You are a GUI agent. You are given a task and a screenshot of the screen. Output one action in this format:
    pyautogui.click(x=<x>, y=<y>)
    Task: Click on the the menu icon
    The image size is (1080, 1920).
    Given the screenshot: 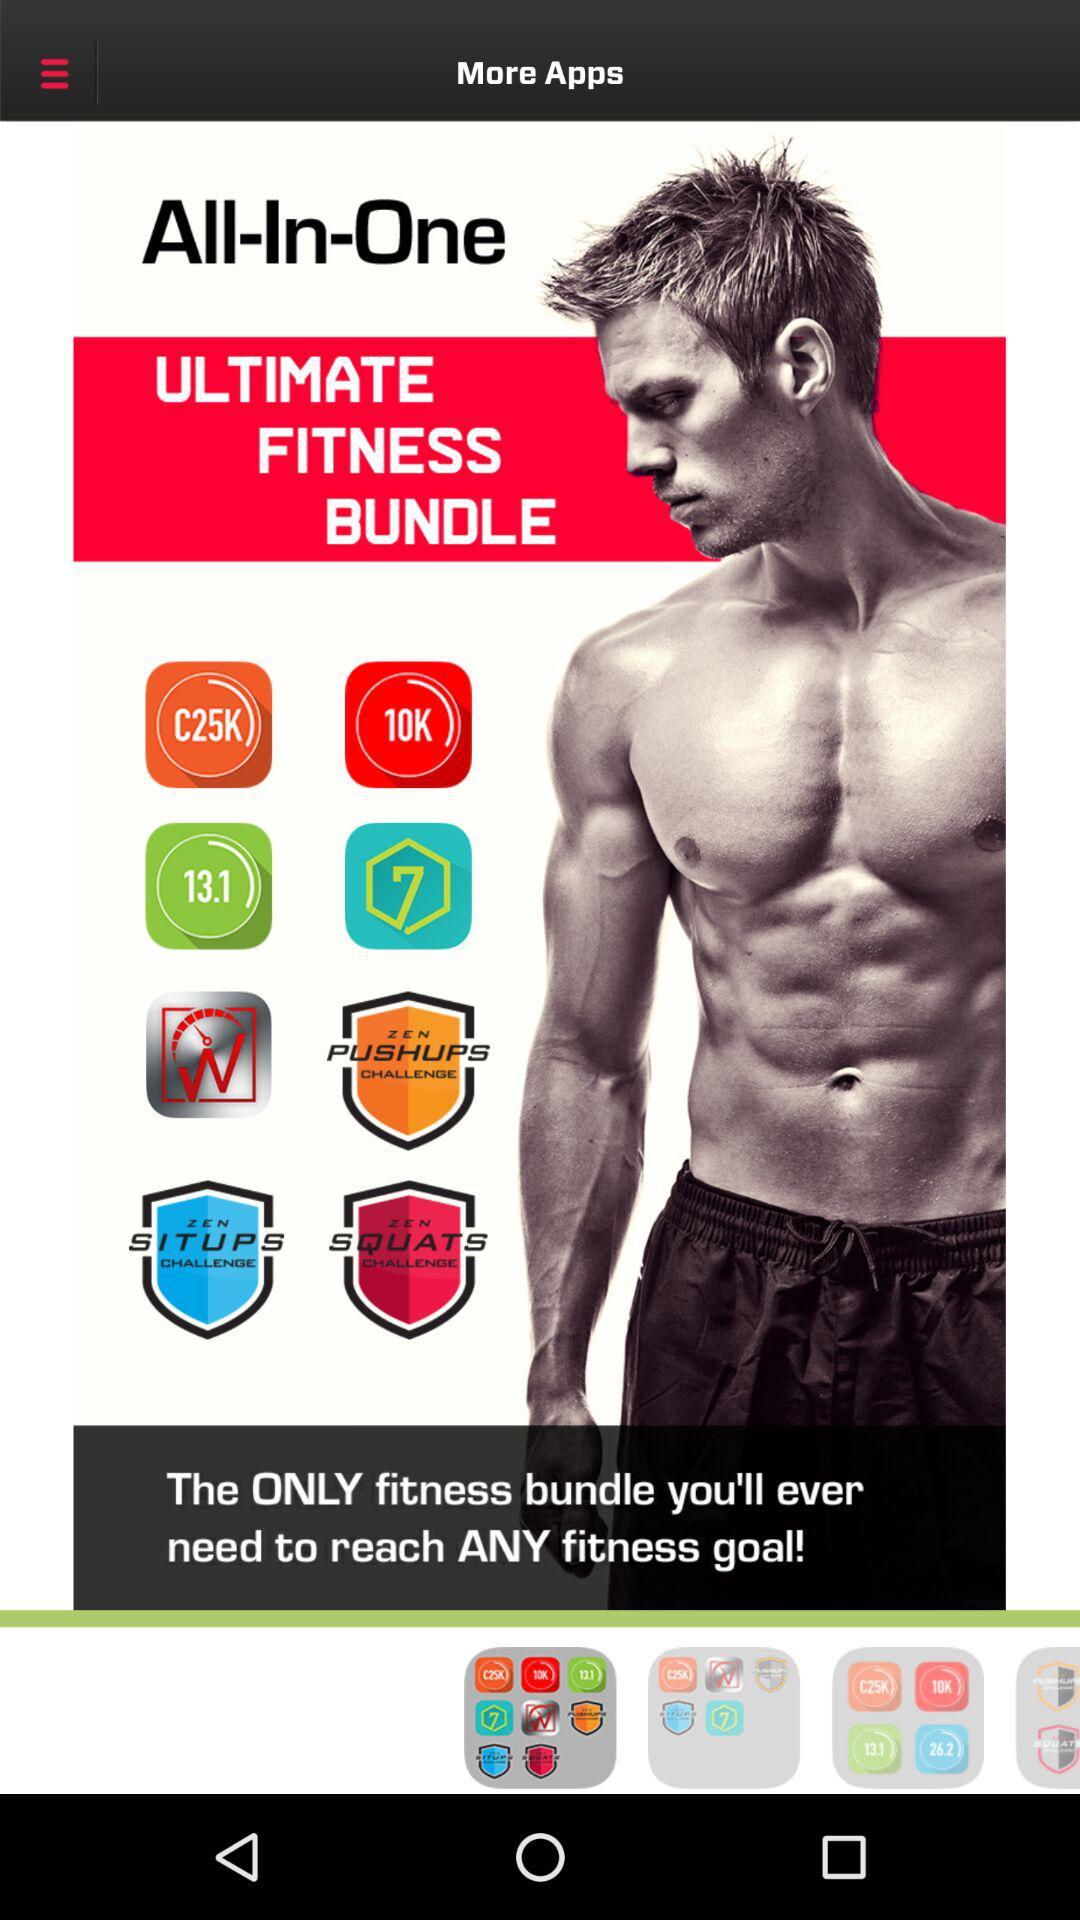 What is the action you would take?
    pyautogui.click(x=53, y=73)
    